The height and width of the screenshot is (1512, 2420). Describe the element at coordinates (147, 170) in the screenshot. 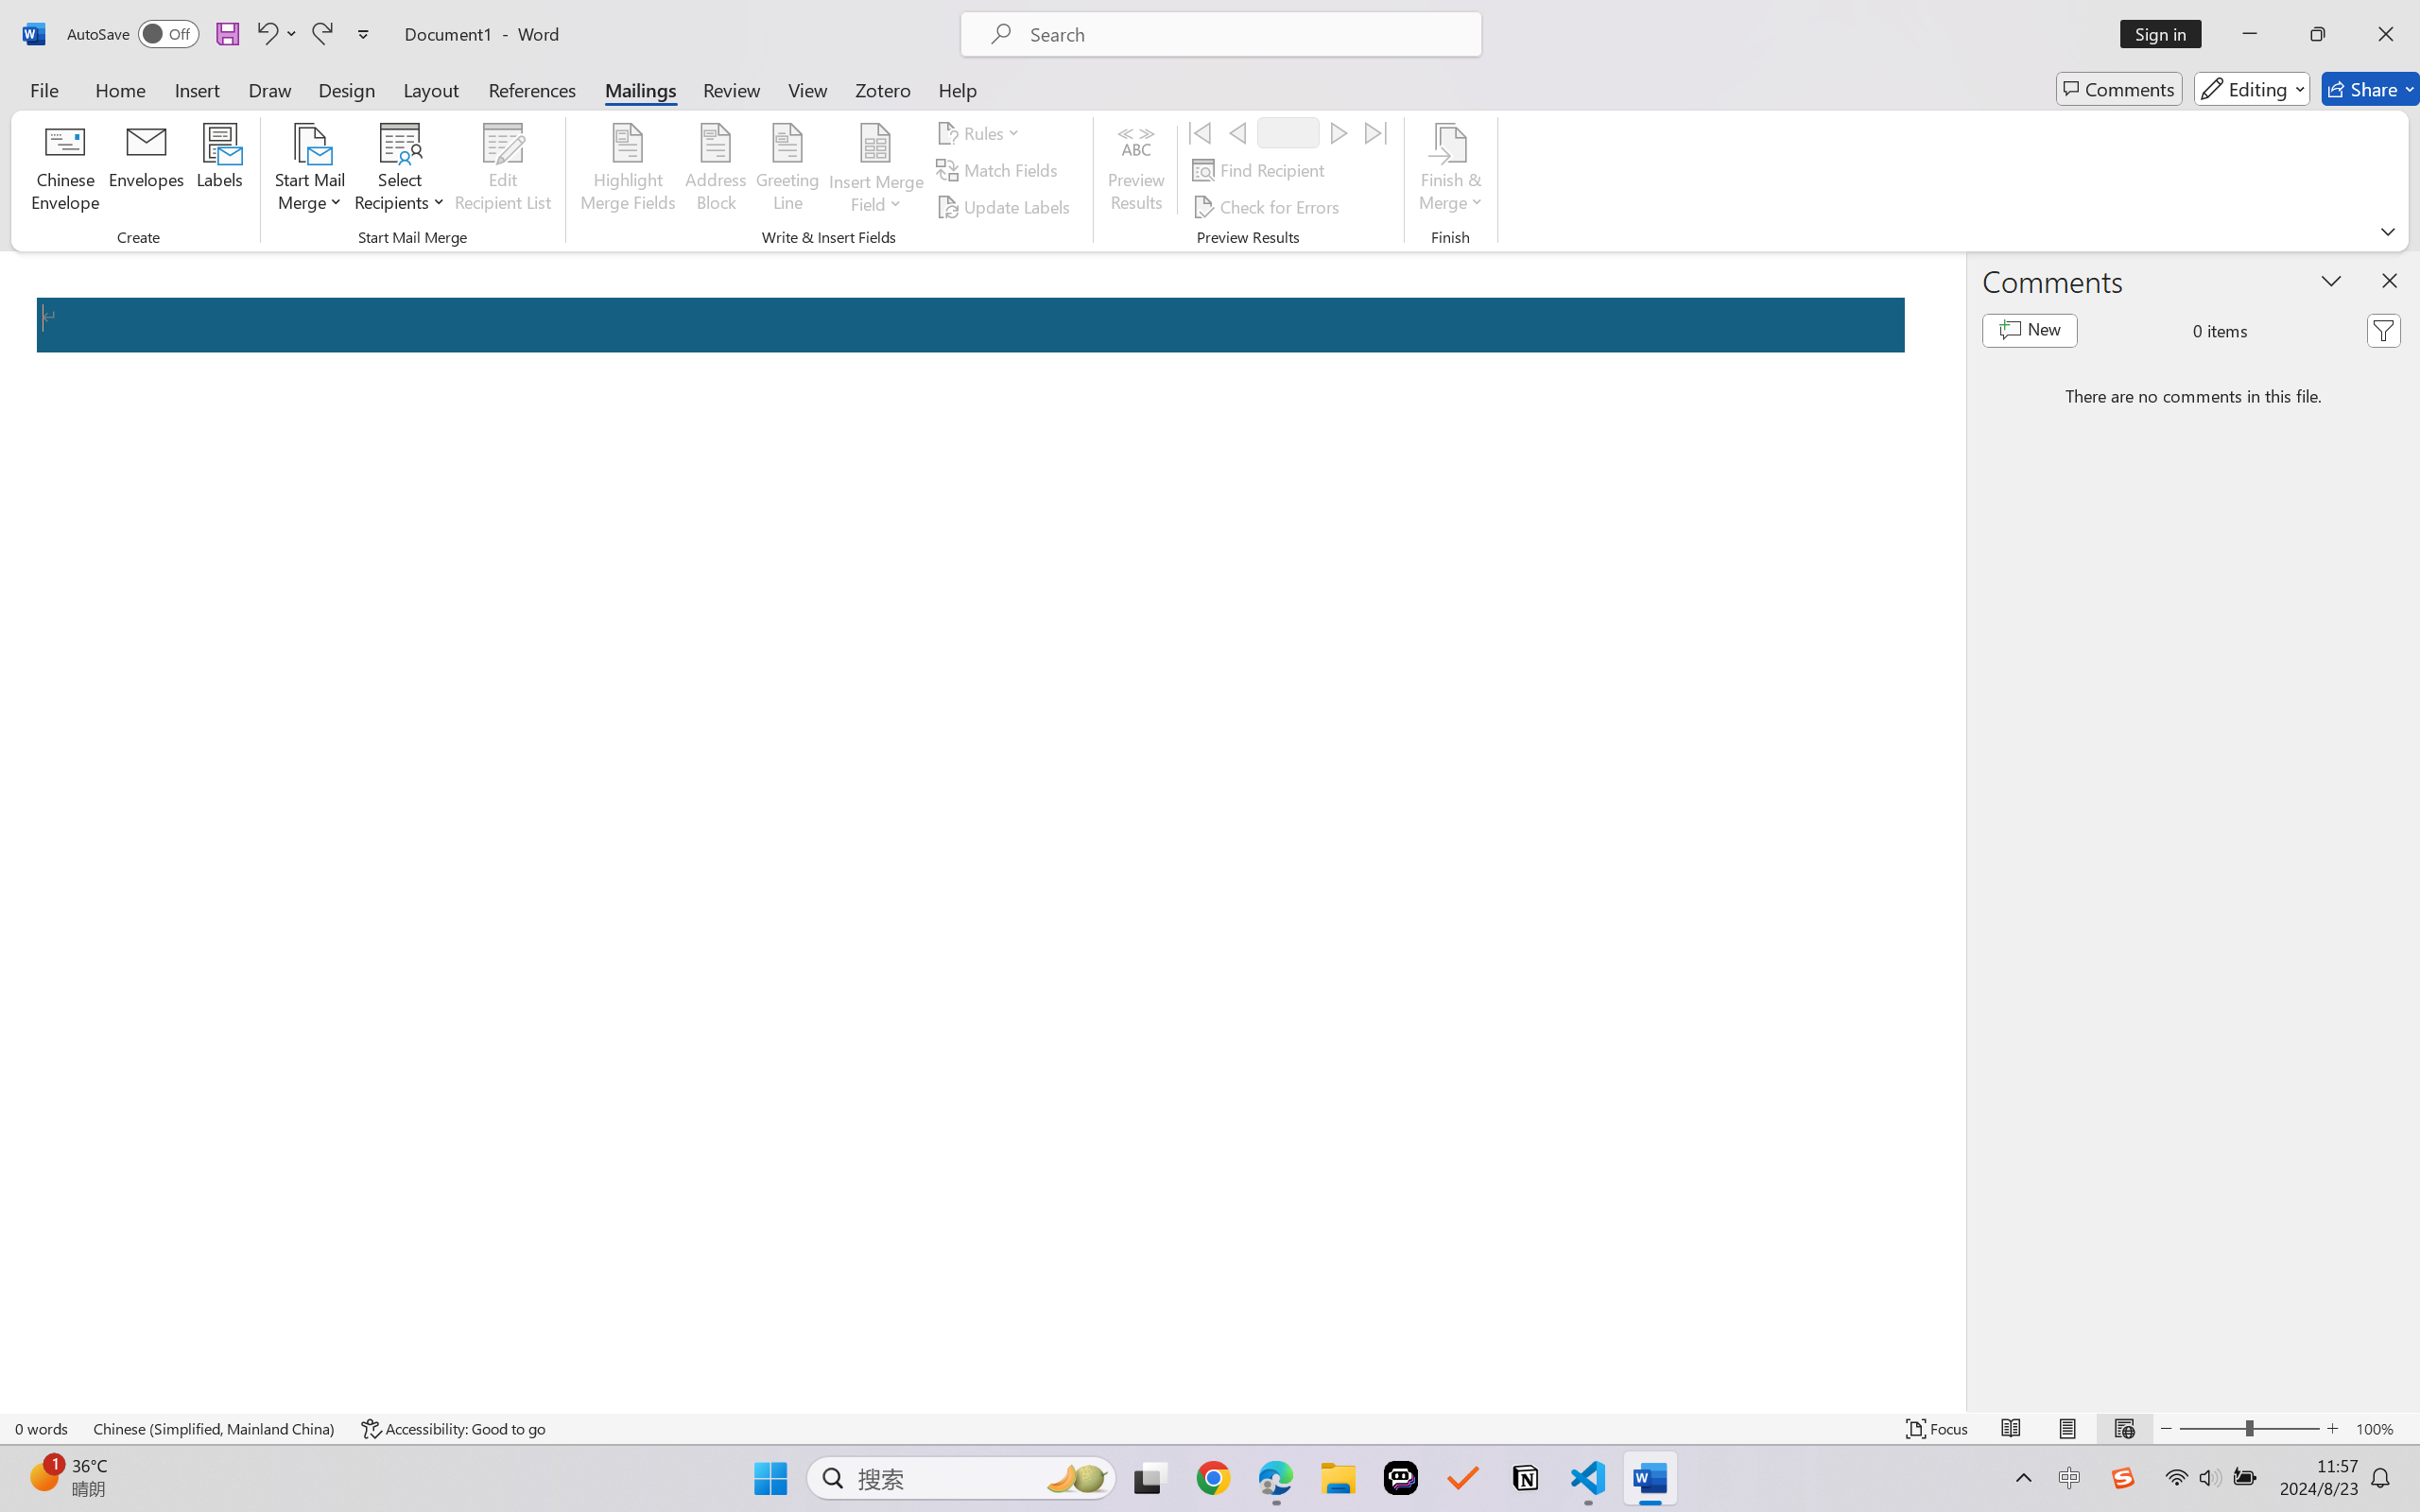

I see `'Envelopes...'` at that location.